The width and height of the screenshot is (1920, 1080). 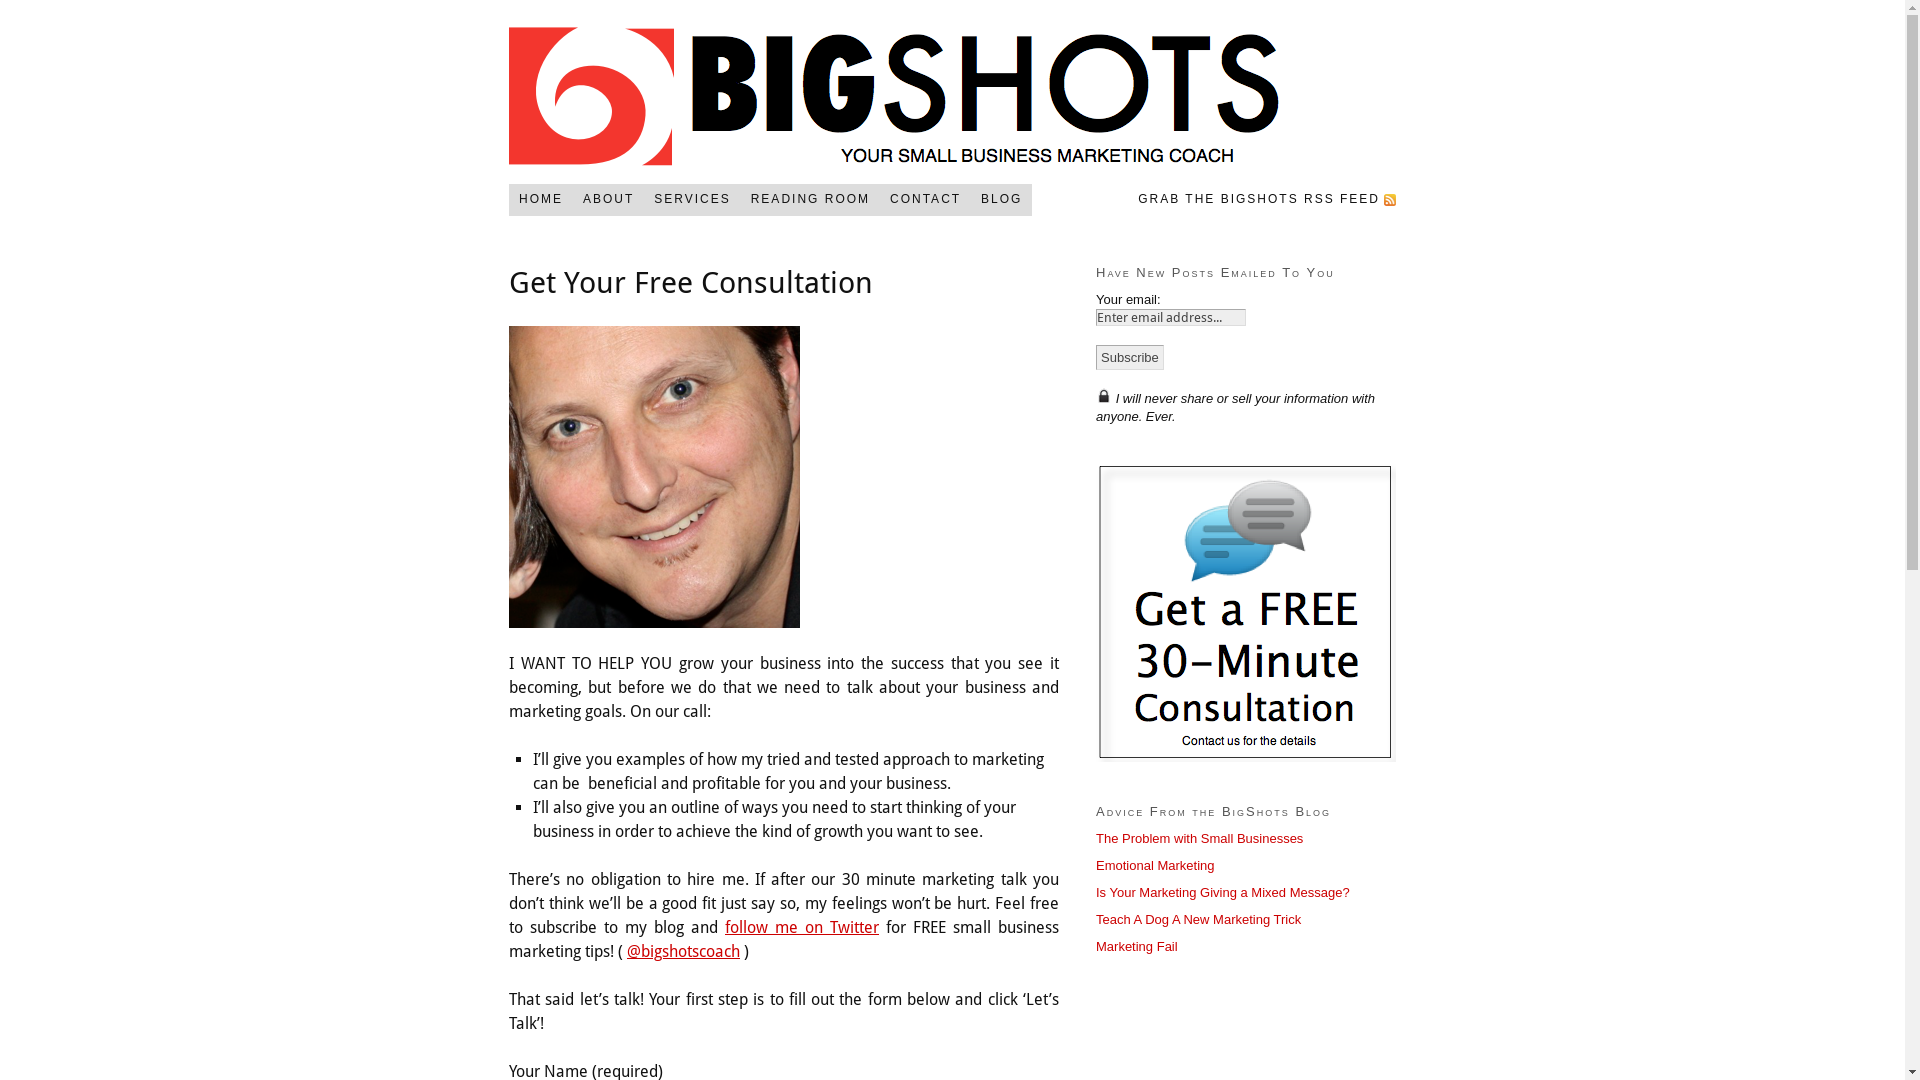 What do you see at coordinates (1199, 838) in the screenshot?
I see `'The Problem with Small Businesses'` at bounding box center [1199, 838].